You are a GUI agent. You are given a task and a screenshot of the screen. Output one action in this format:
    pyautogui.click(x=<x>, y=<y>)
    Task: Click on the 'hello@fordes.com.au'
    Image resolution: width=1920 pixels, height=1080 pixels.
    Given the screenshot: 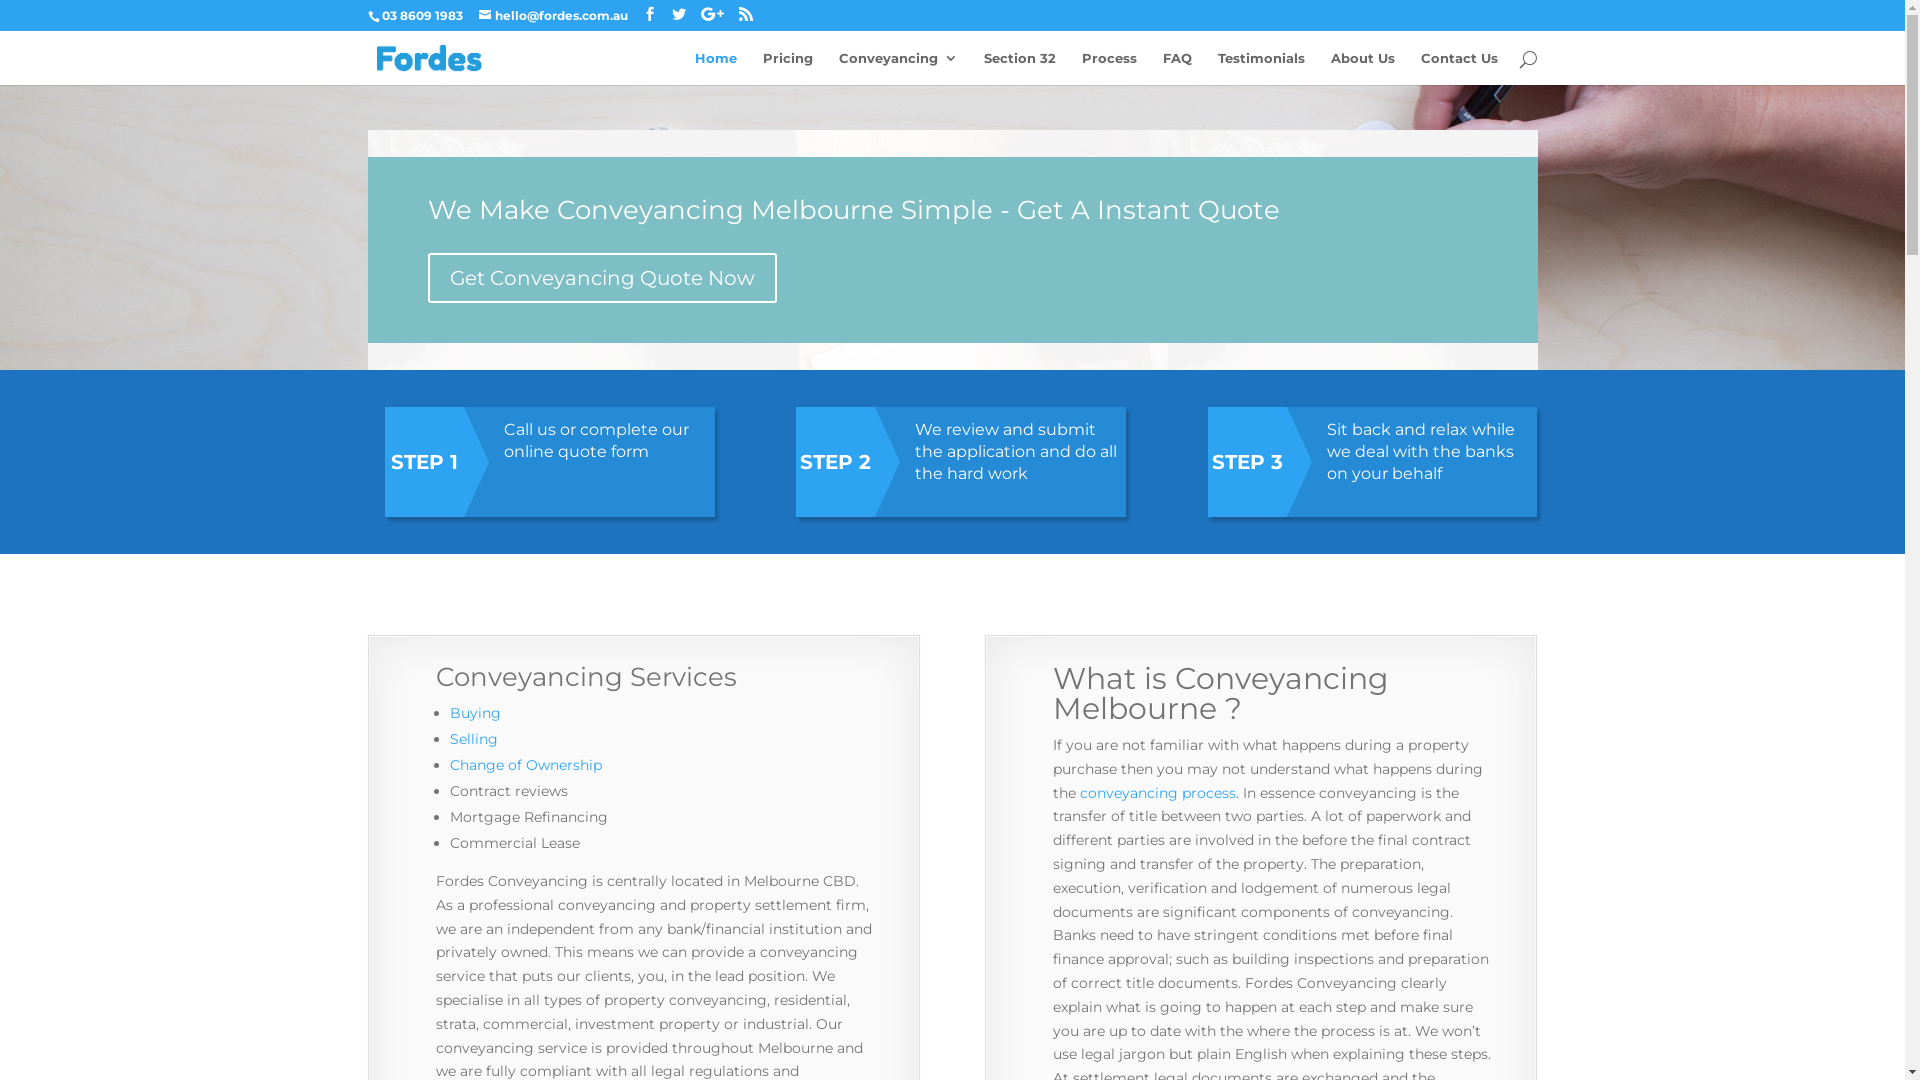 What is the action you would take?
    pyautogui.click(x=552, y=15)
    